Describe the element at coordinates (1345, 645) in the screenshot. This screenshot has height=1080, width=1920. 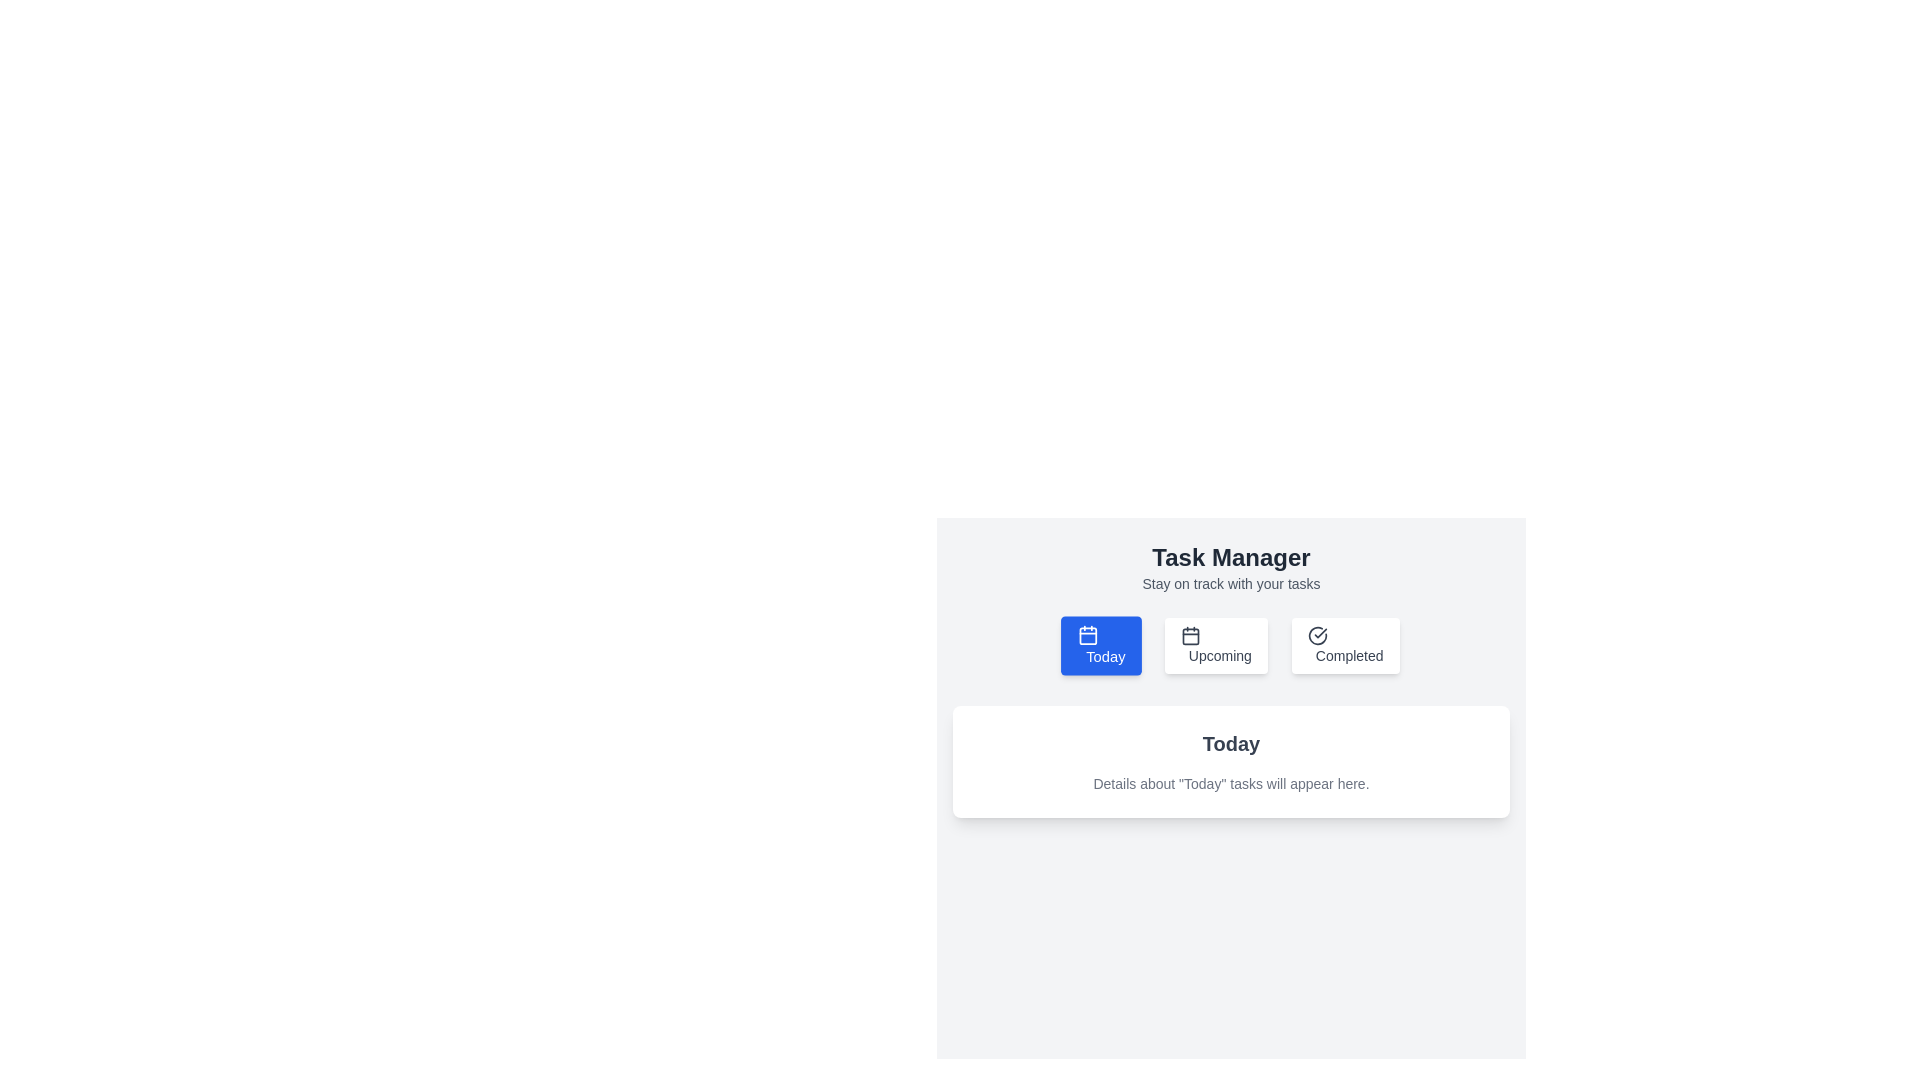
I see `the third button in the row, located below the 'Task Manager' header, to switch the view` at that location.